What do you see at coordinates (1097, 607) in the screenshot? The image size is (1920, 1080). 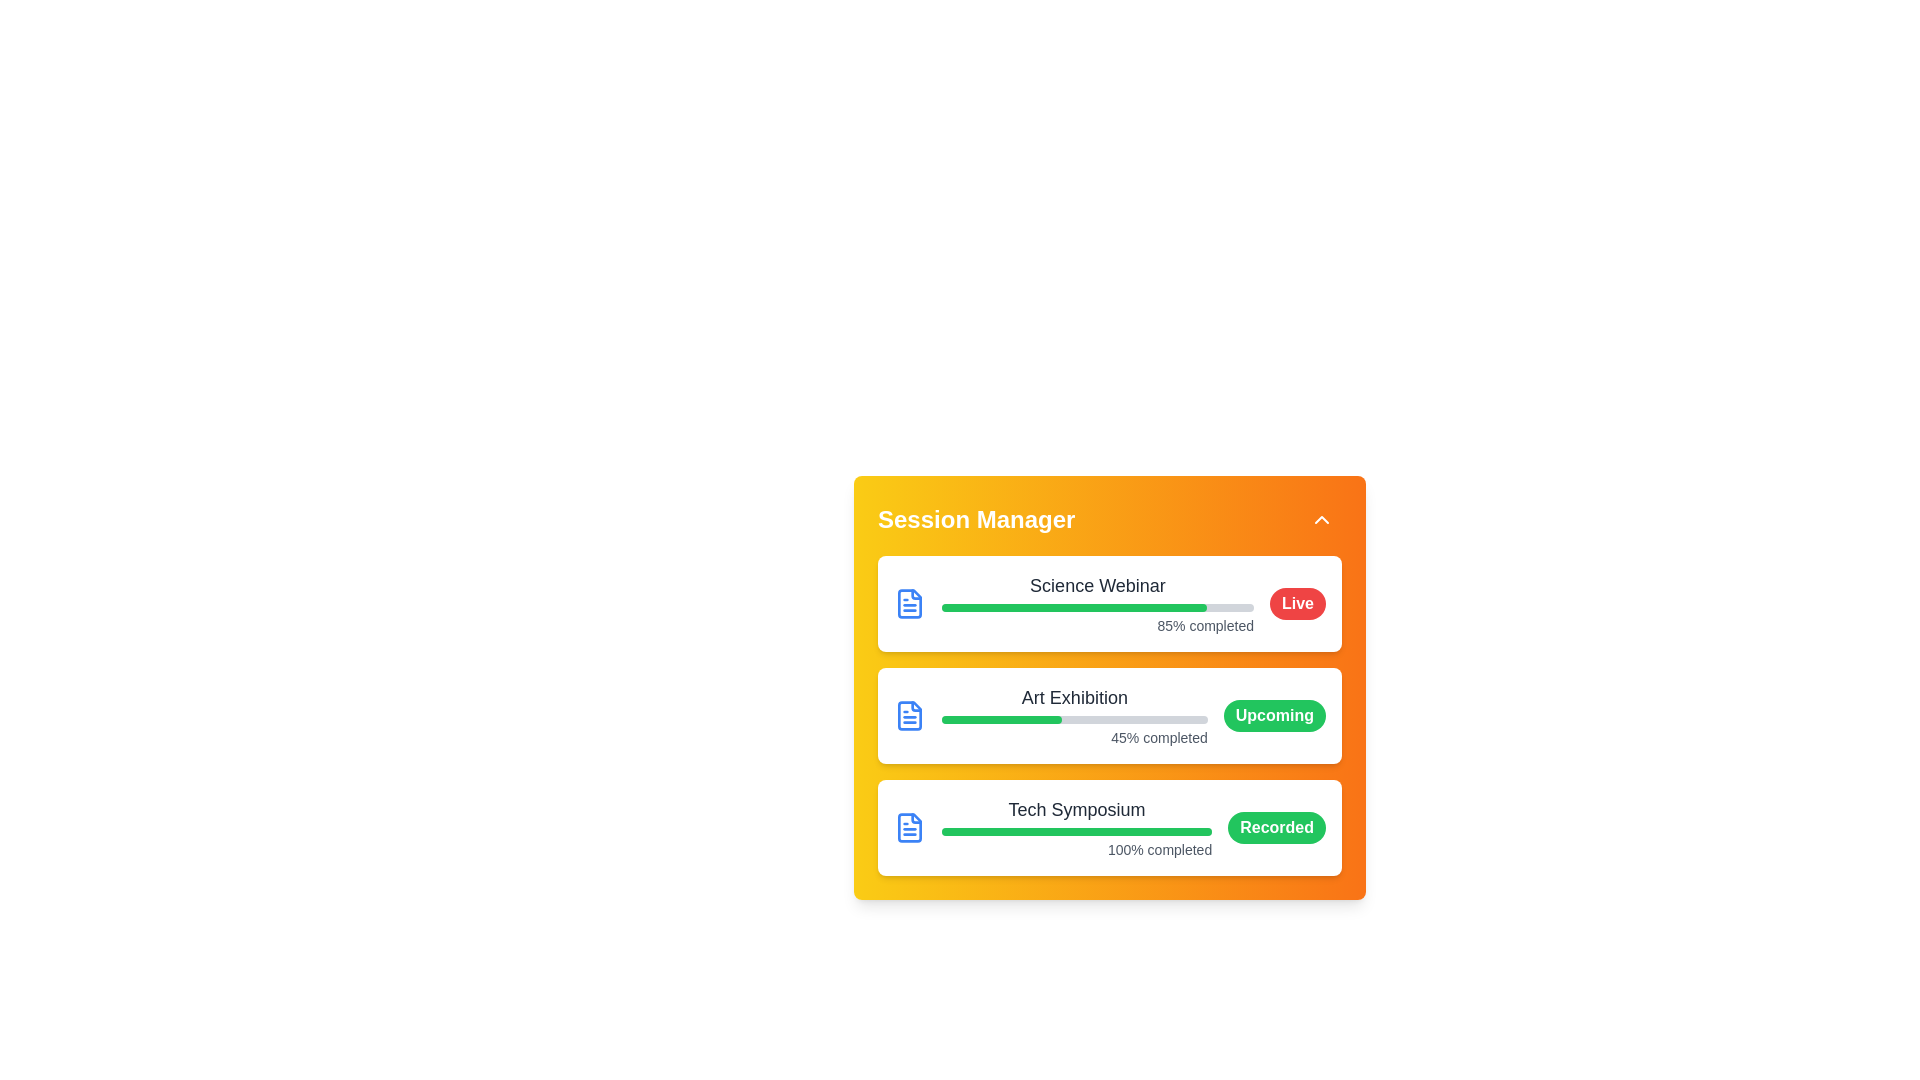 I see `the progress of the 'Science Webinar' progress bar, which indicates that it is 85% complete, located in the second row of the 'Session Manager' panel` at bounding box center [1097, 607].